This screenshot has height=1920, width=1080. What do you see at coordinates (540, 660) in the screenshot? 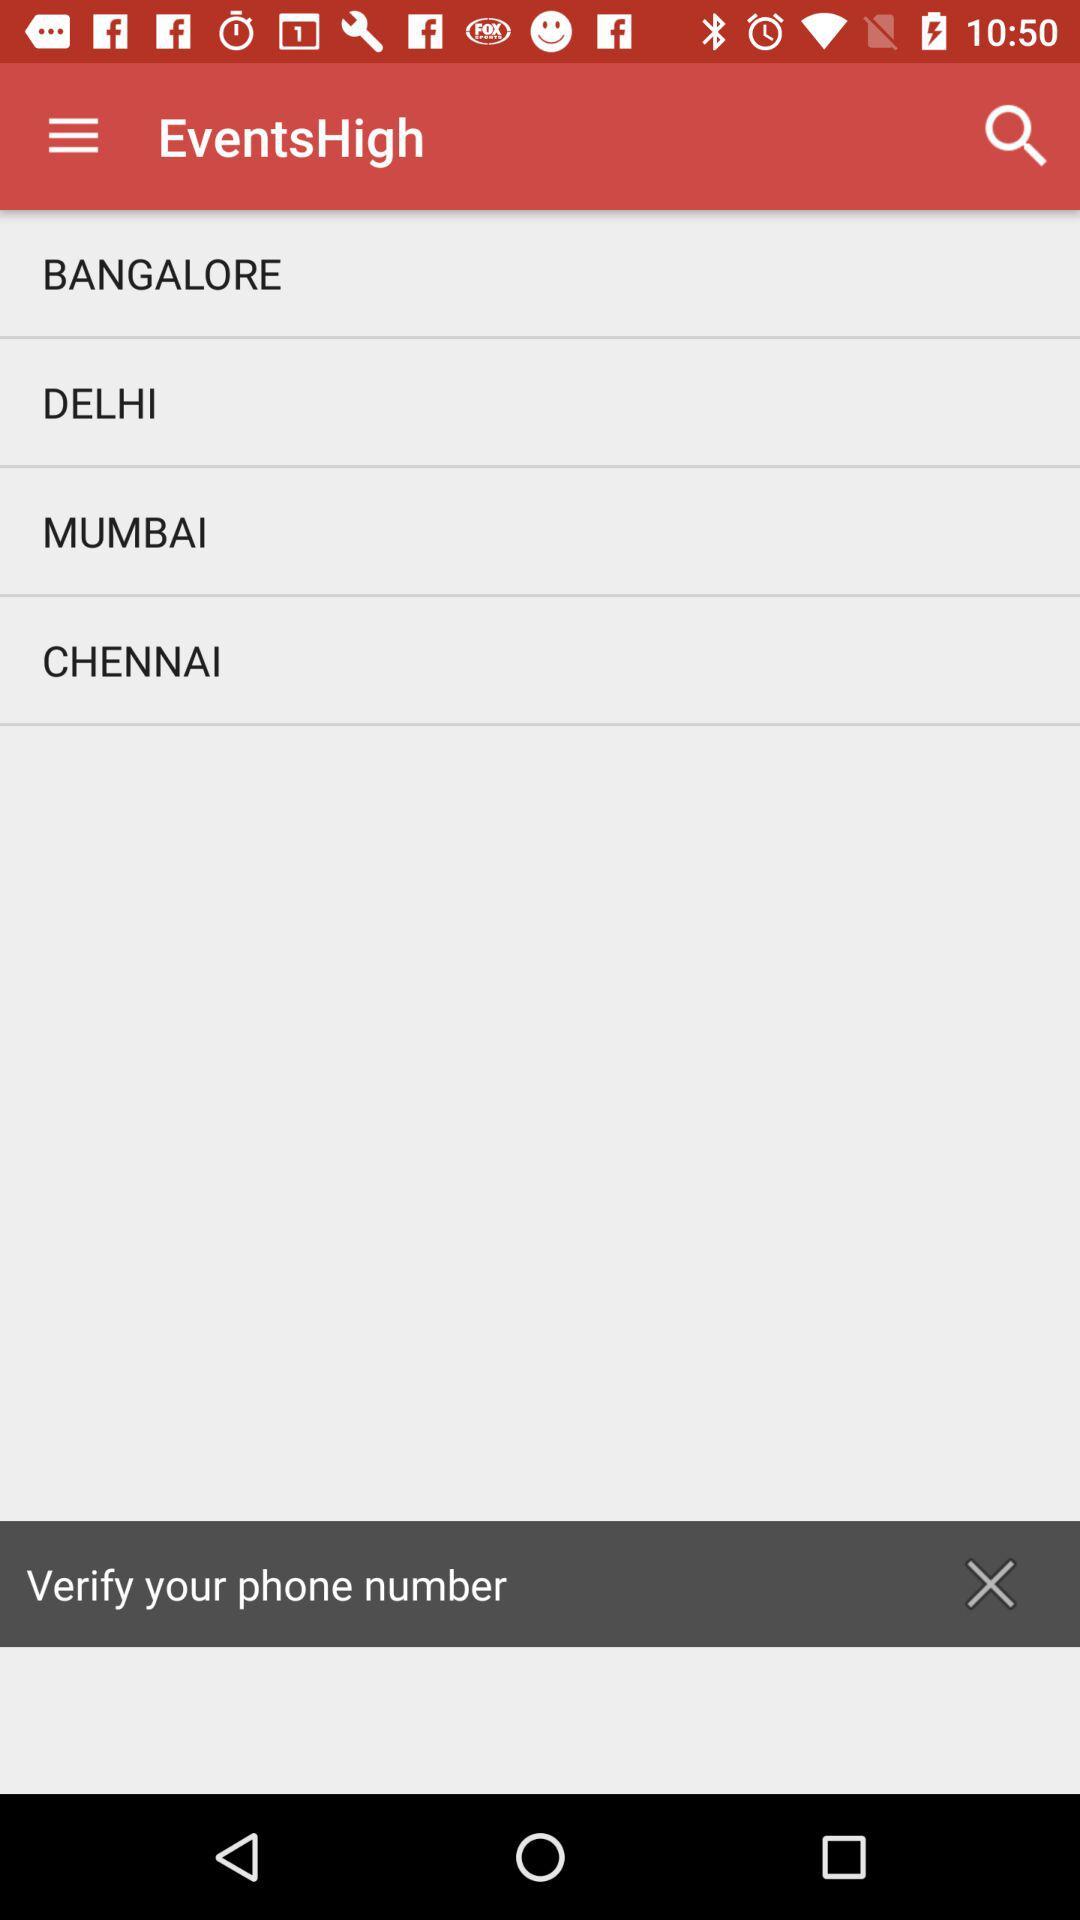
I see `the chennai at the center` at bounding box center [540, 660].